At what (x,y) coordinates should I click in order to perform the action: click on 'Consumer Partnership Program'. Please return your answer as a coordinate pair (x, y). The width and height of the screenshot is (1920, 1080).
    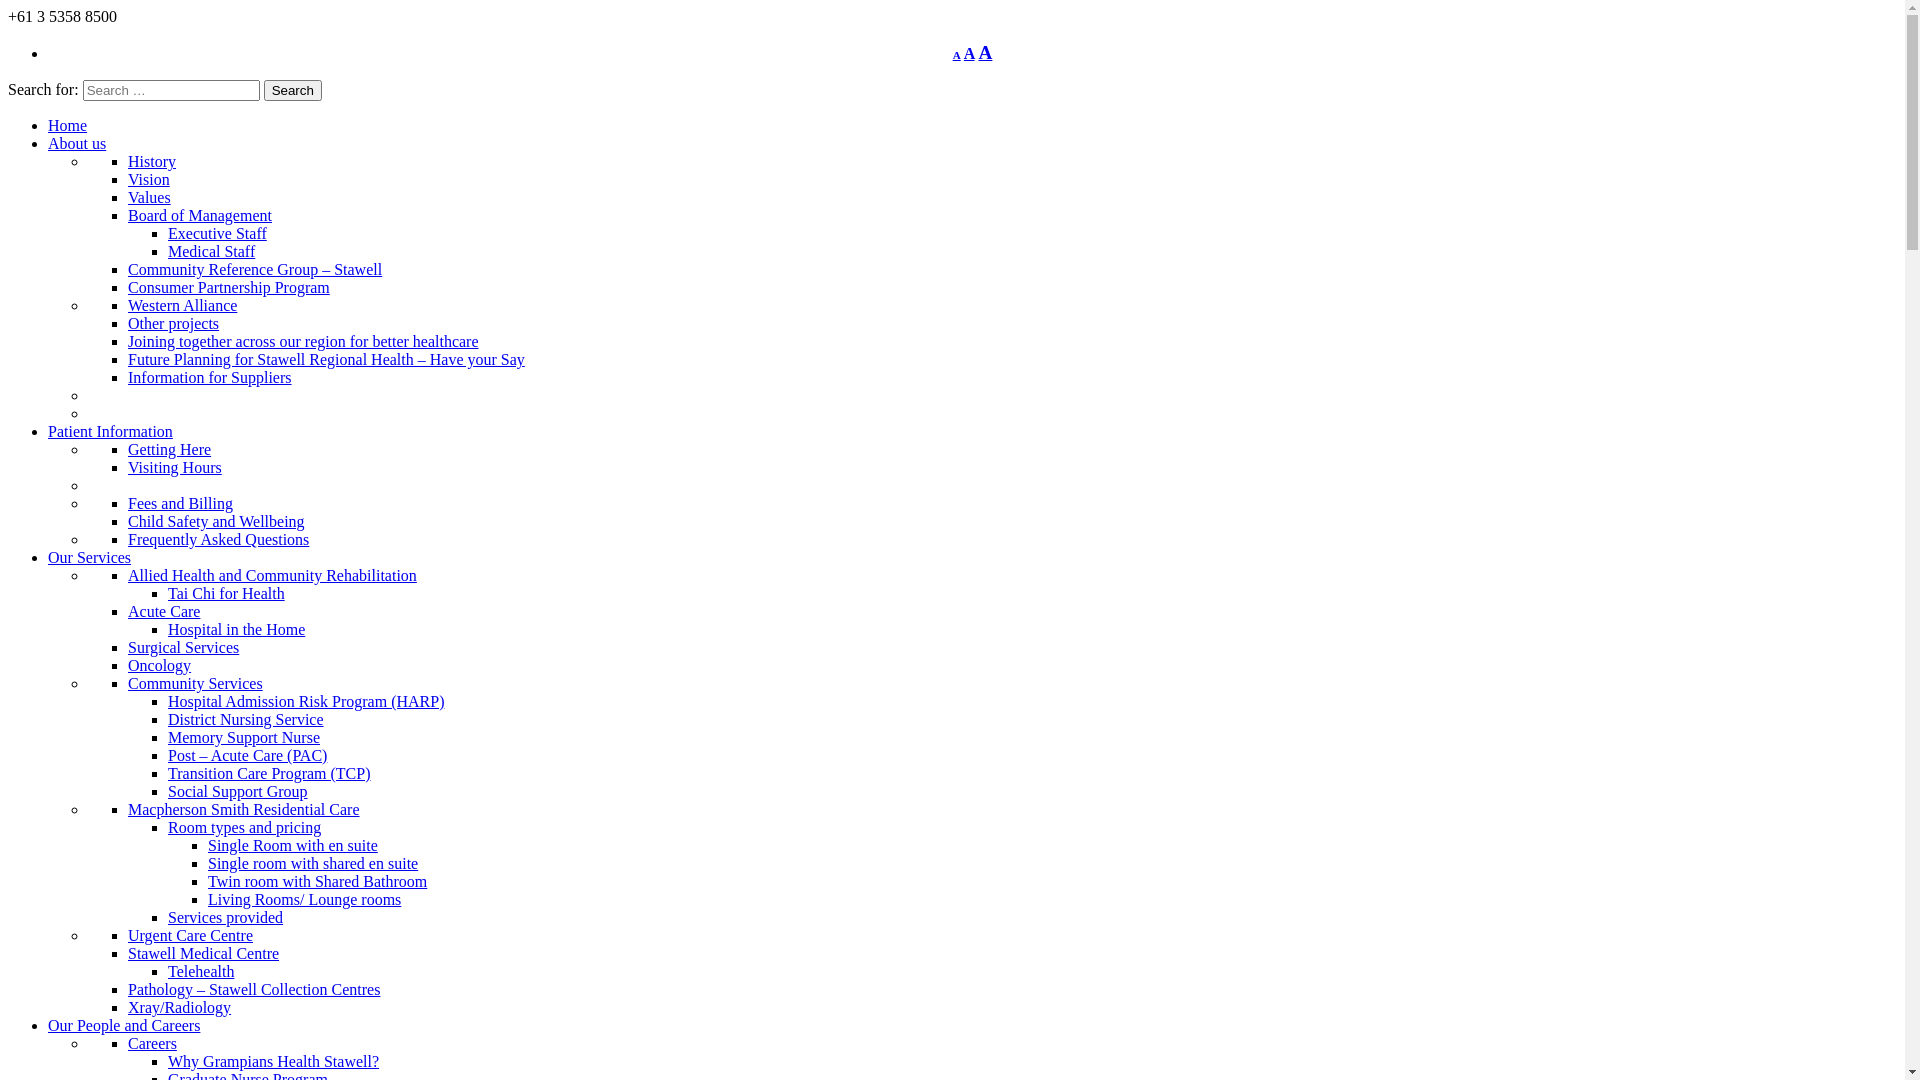
    Looking at the image, I should click on (229, 287).